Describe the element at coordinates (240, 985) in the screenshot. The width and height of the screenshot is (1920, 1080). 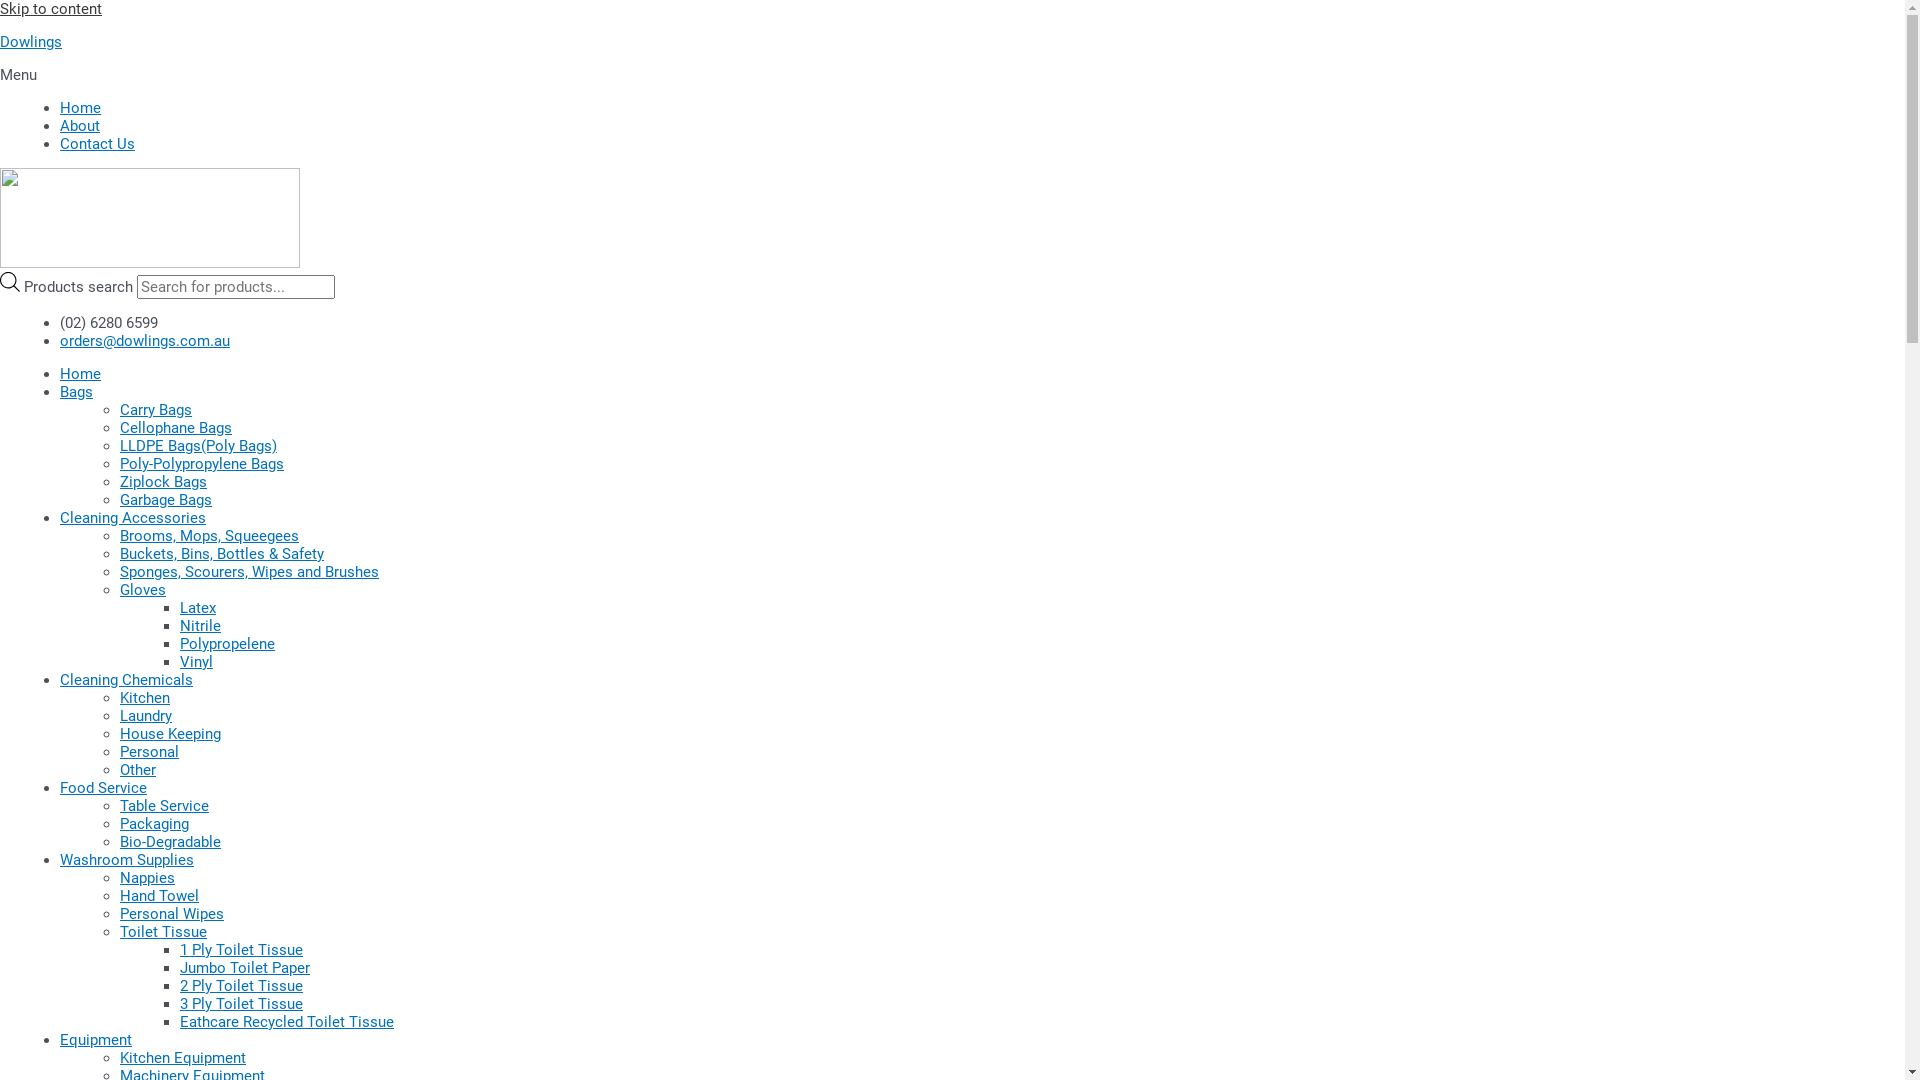
I see `'2 Ply Toilet Tissue'` at that location.